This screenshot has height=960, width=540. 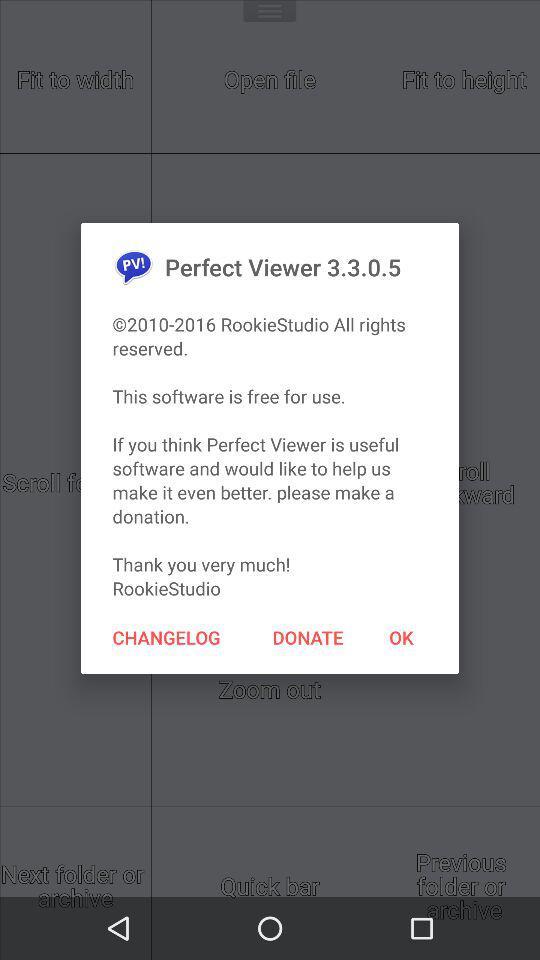 I want to click on donate icon, so click(x=308, y=636).